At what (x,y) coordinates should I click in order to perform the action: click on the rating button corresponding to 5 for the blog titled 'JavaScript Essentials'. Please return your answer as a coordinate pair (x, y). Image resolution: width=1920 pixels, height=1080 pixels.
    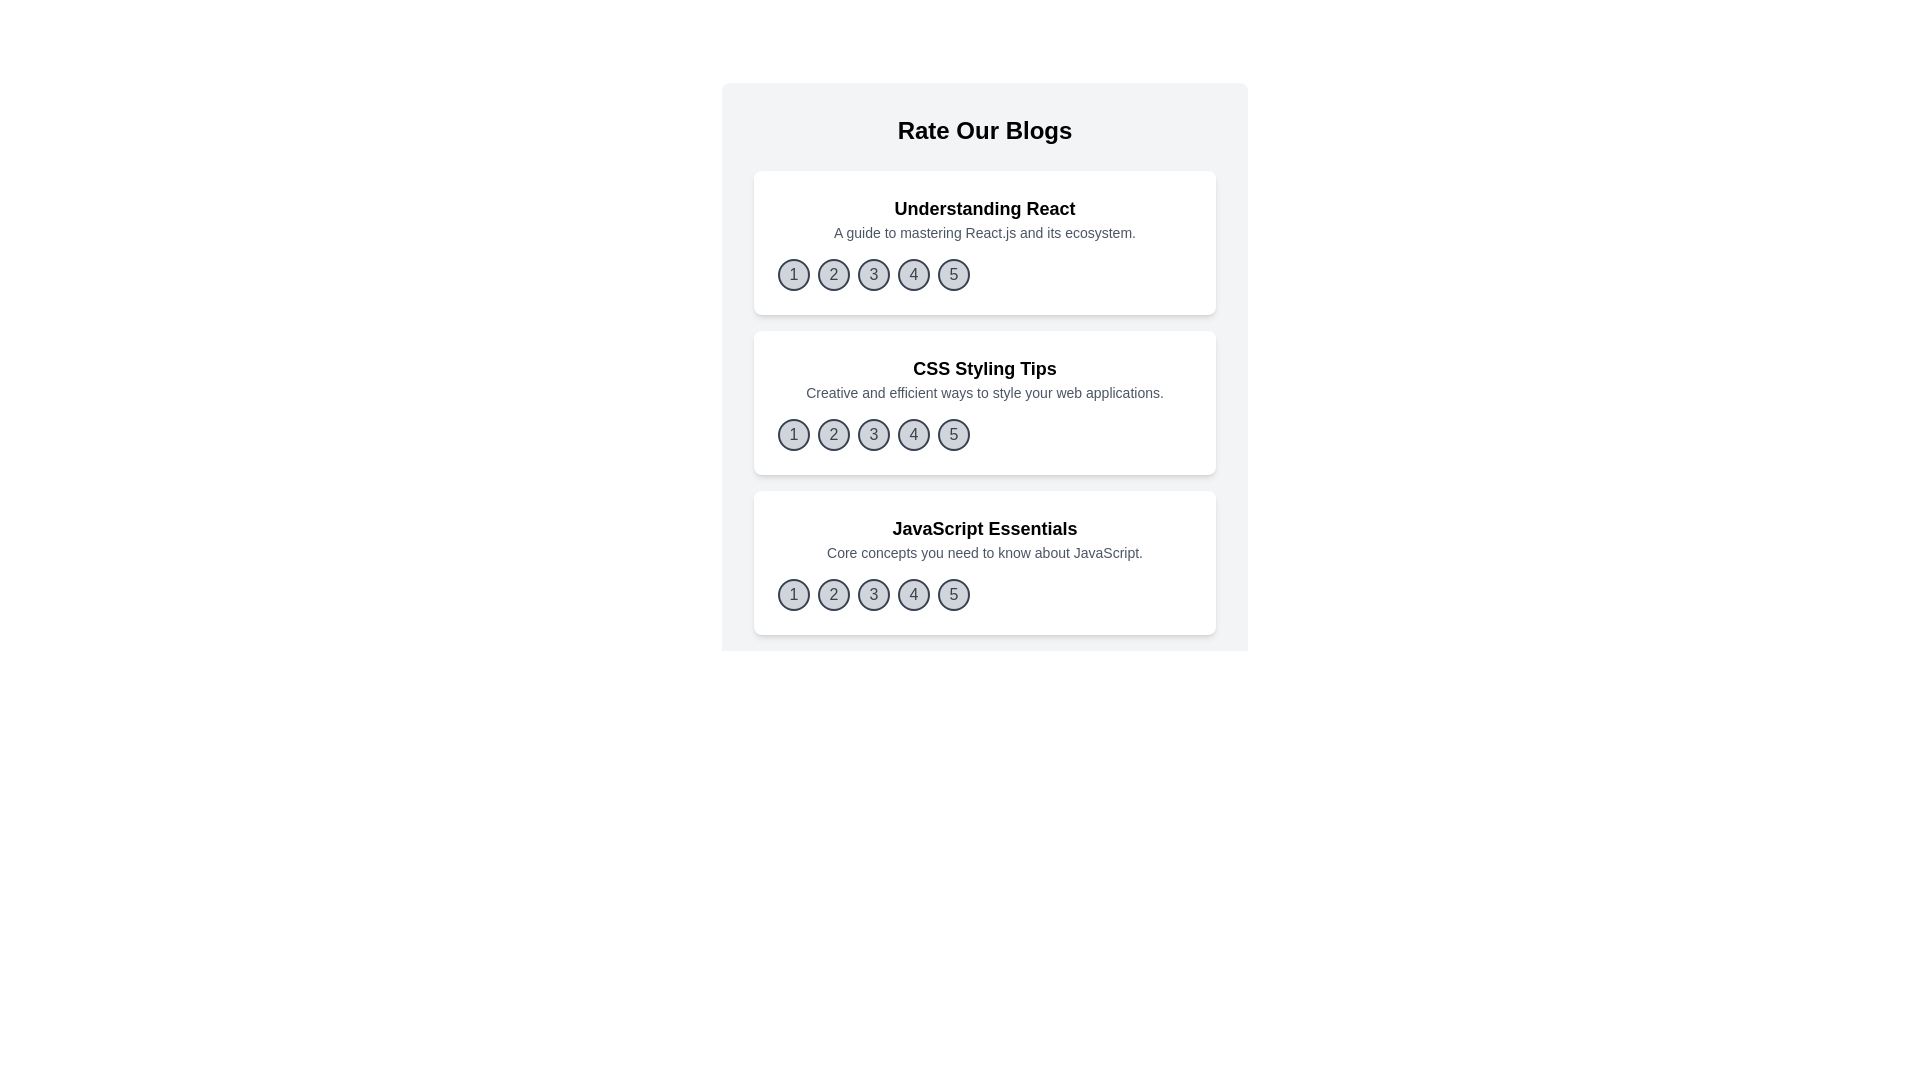
    Looking at the image, I should click on (953, 593).